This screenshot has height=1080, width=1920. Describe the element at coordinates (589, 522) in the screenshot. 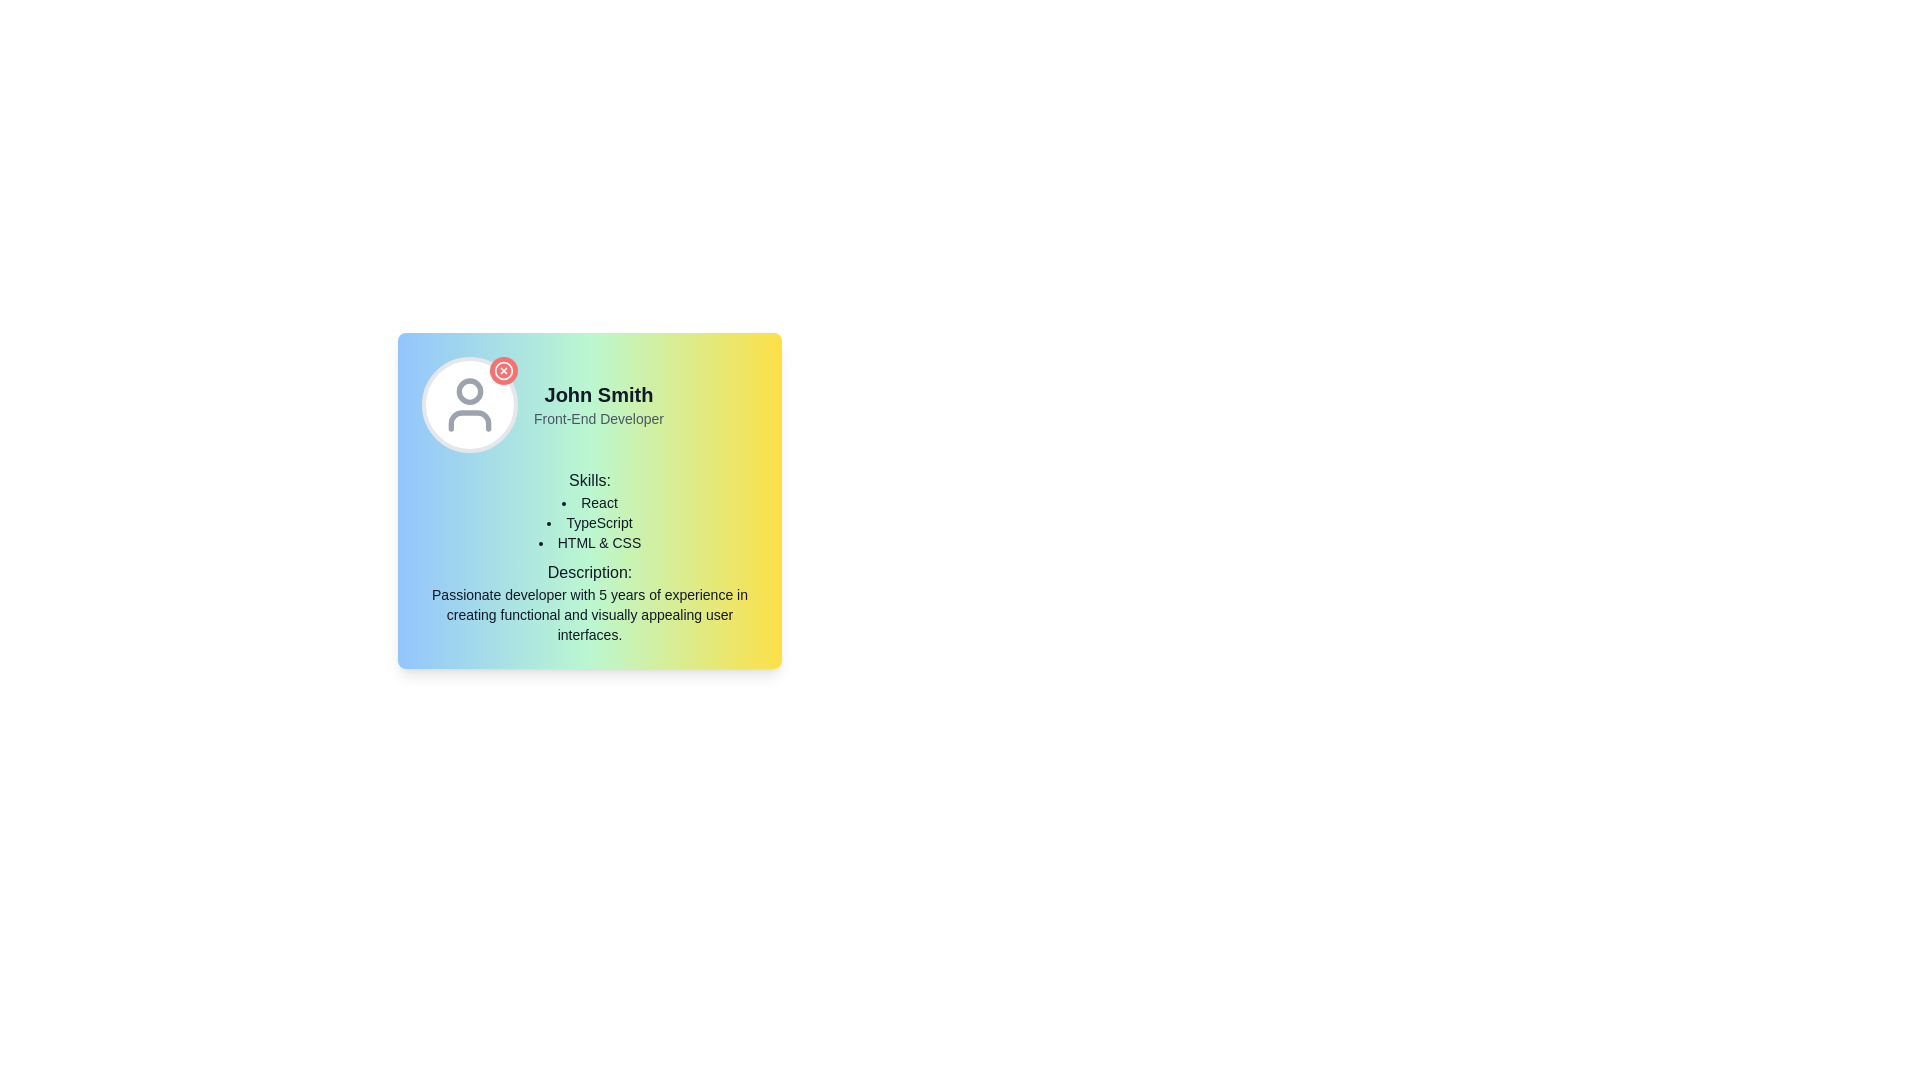

I see `the 'TypeScript' text label in the skills list, which is the second item under the 'Skills' header on the profile card` at that location.